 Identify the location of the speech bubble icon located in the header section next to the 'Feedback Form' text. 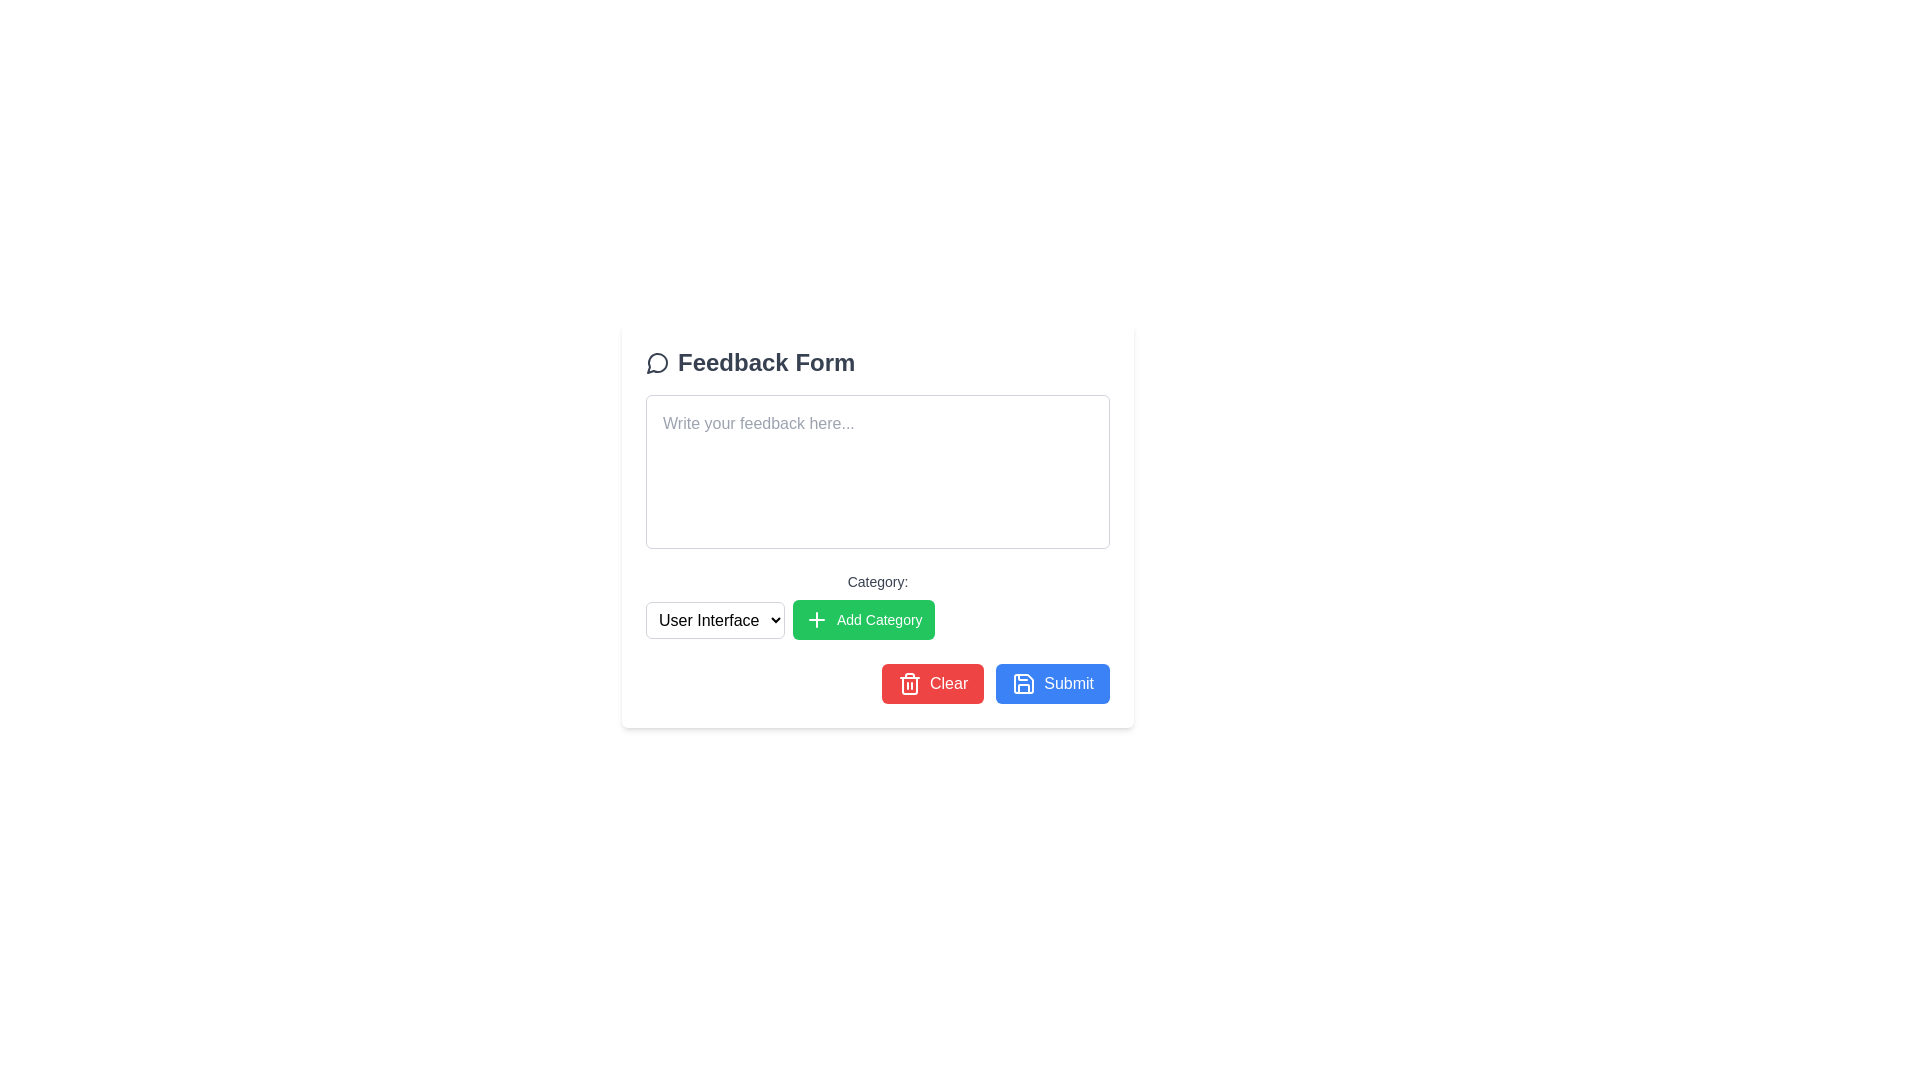
(657, 363).